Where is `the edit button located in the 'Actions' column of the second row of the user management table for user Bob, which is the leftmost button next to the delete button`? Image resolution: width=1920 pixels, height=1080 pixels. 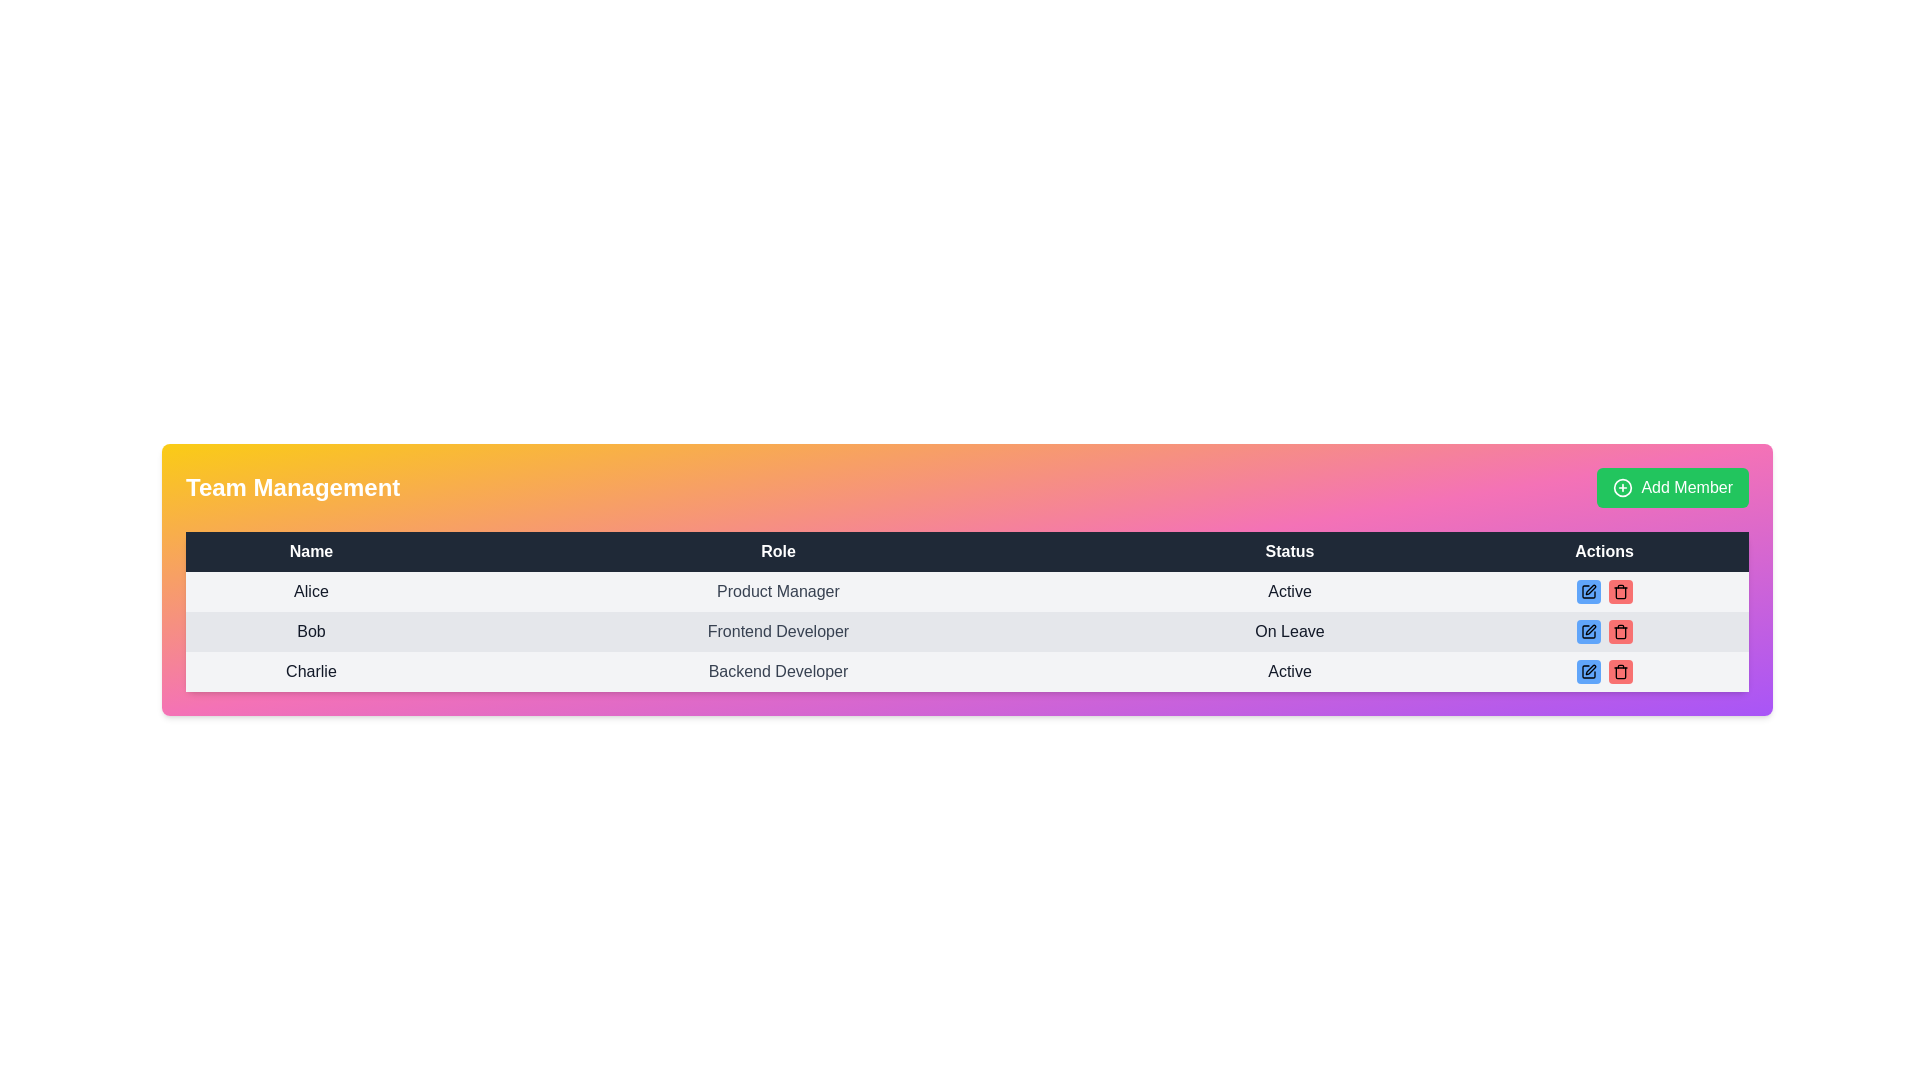
the edit button located in the 'Actions' column of the second row of the user management table for user Bob, which is the leftmost button next to the delete button is located at coordinates (1587, 632).